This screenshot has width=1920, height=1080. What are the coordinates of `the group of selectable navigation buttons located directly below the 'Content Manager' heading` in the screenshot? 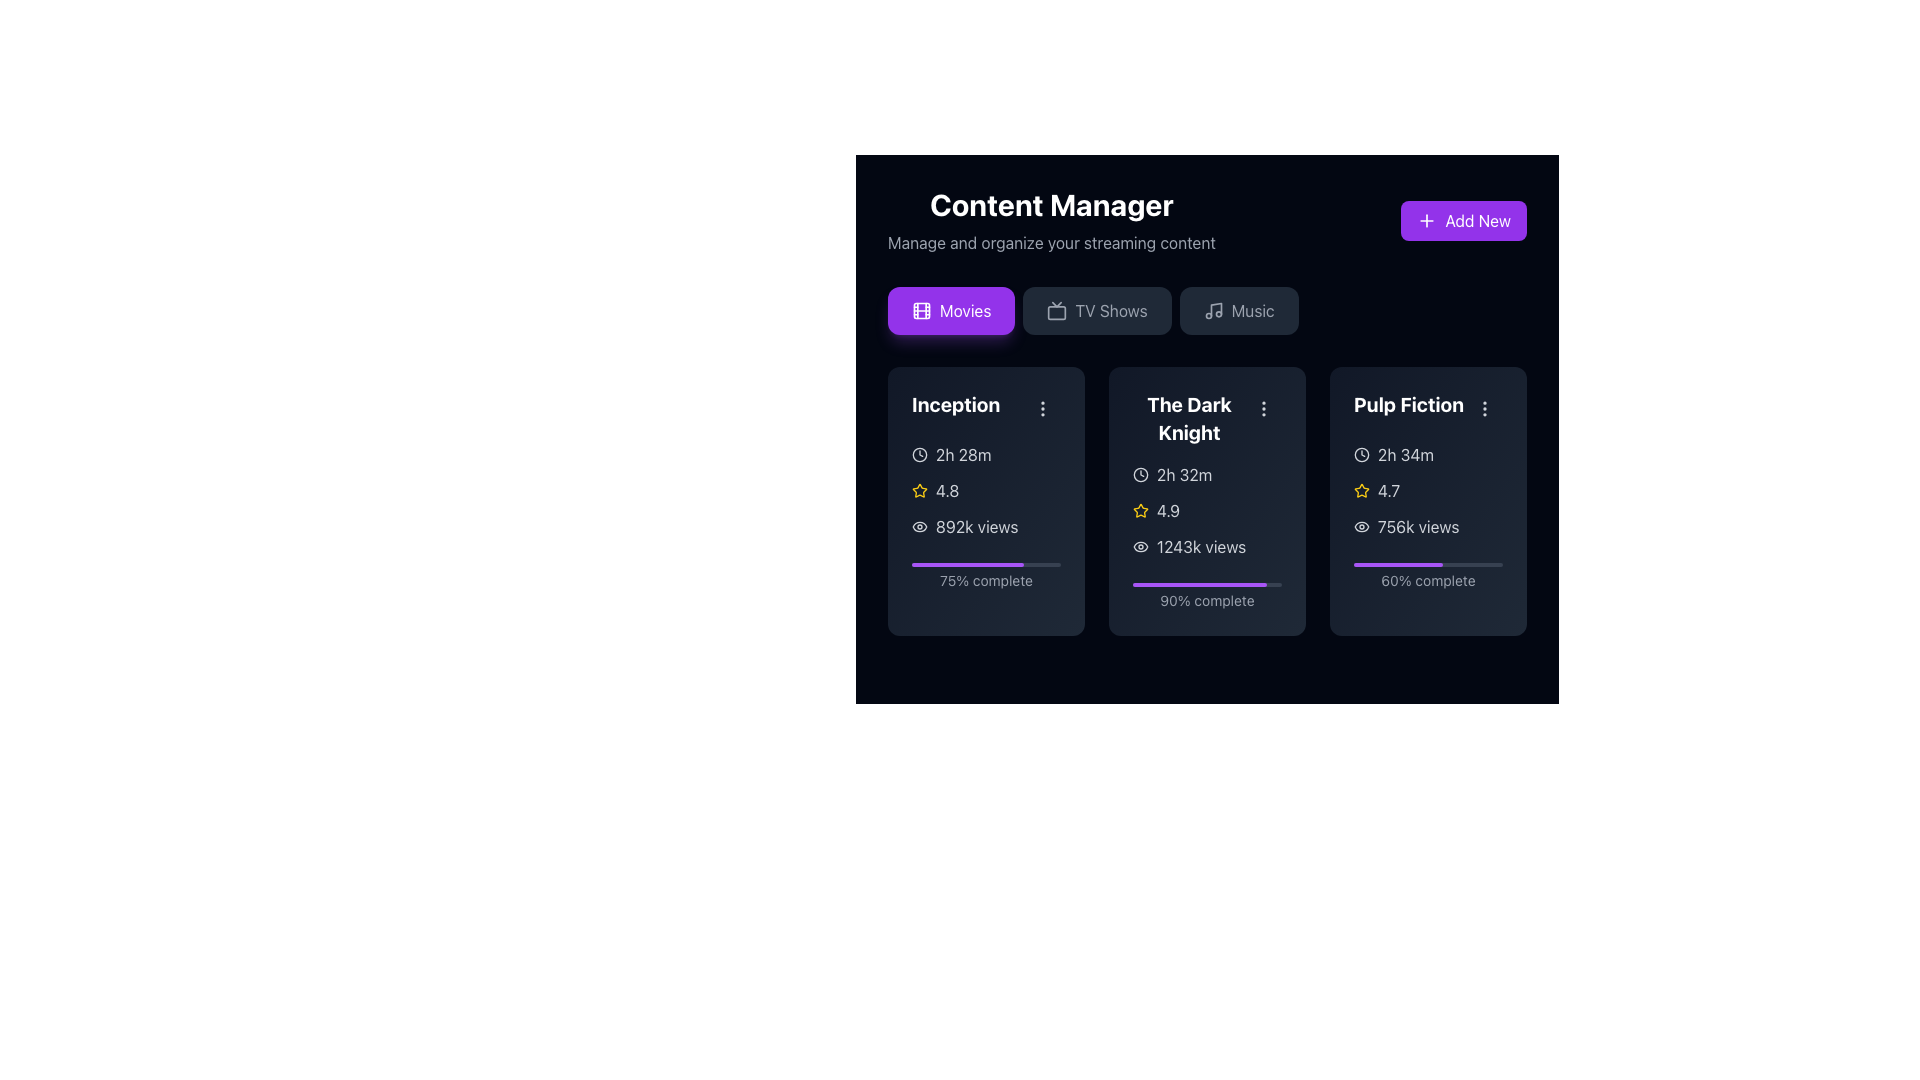 It's located at (1206, 311).